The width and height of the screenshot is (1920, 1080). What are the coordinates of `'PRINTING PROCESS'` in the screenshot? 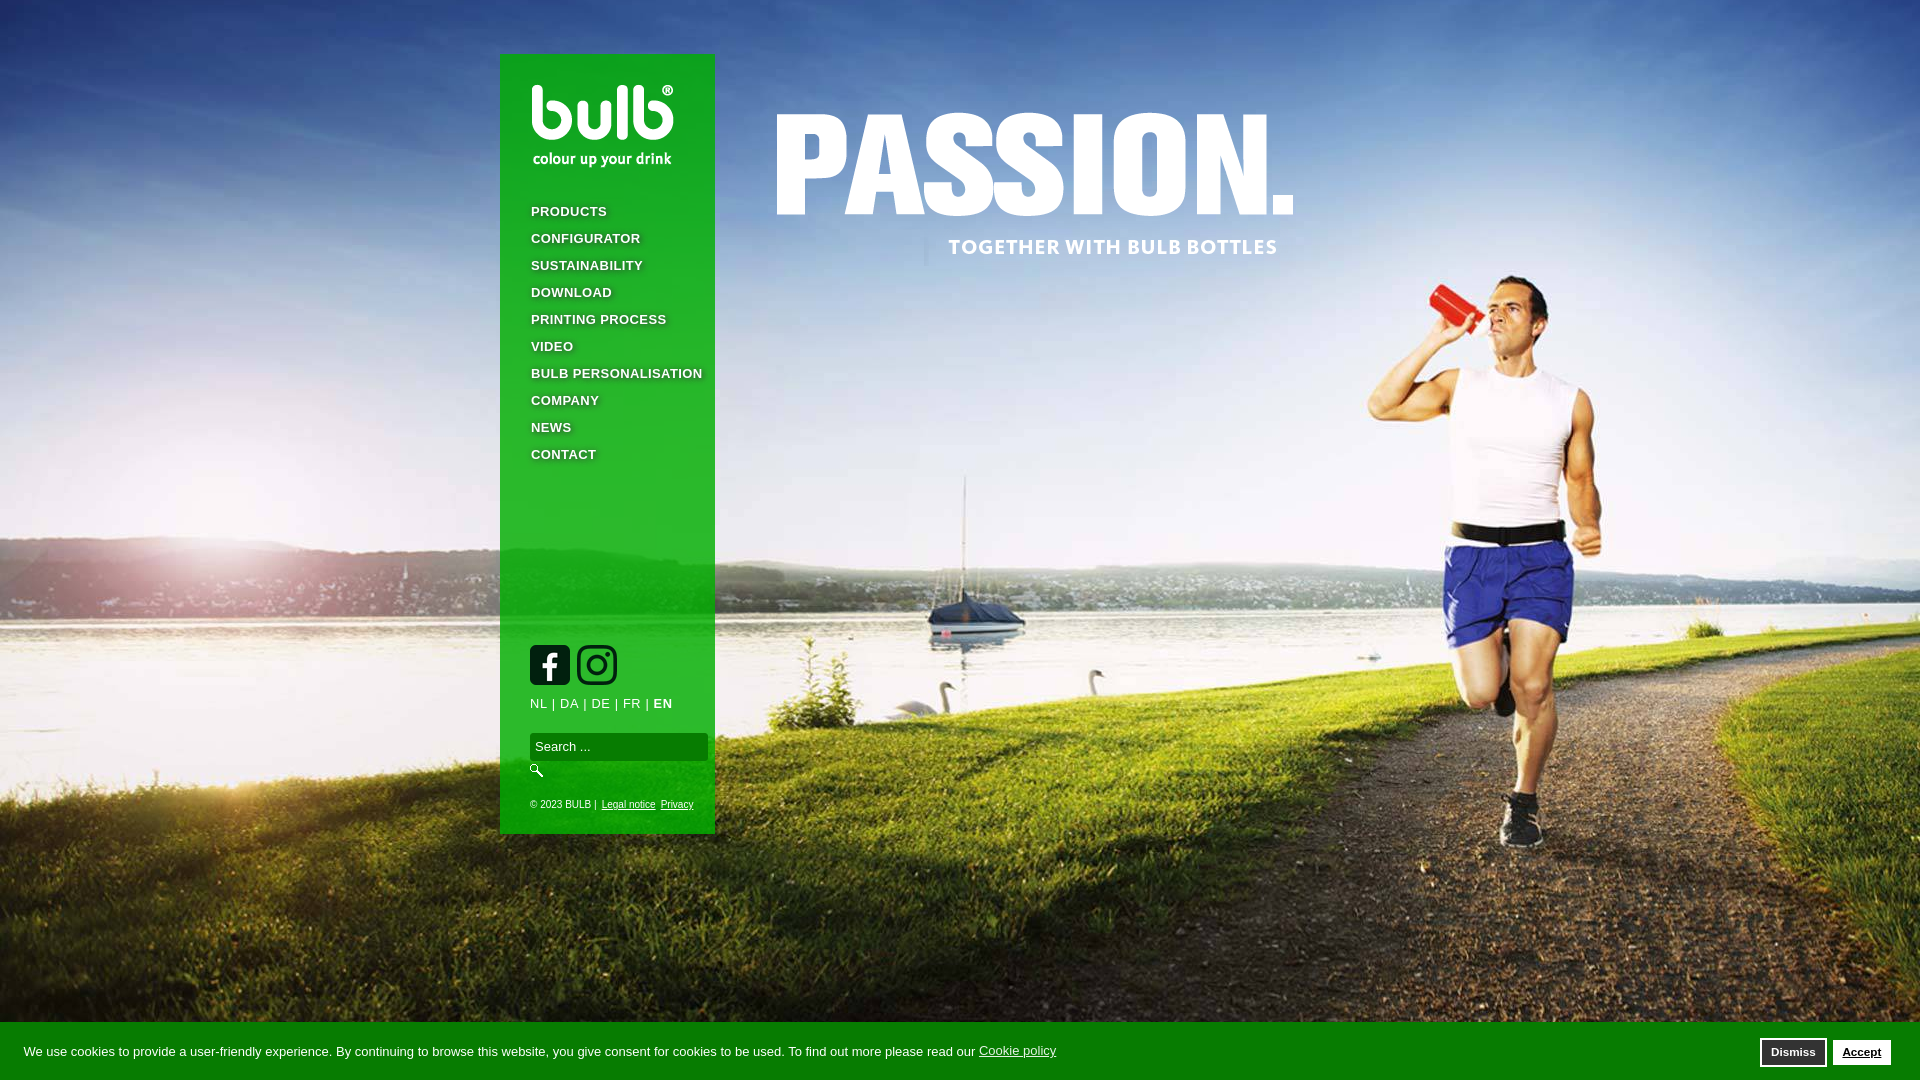 It's located at (606, 318).